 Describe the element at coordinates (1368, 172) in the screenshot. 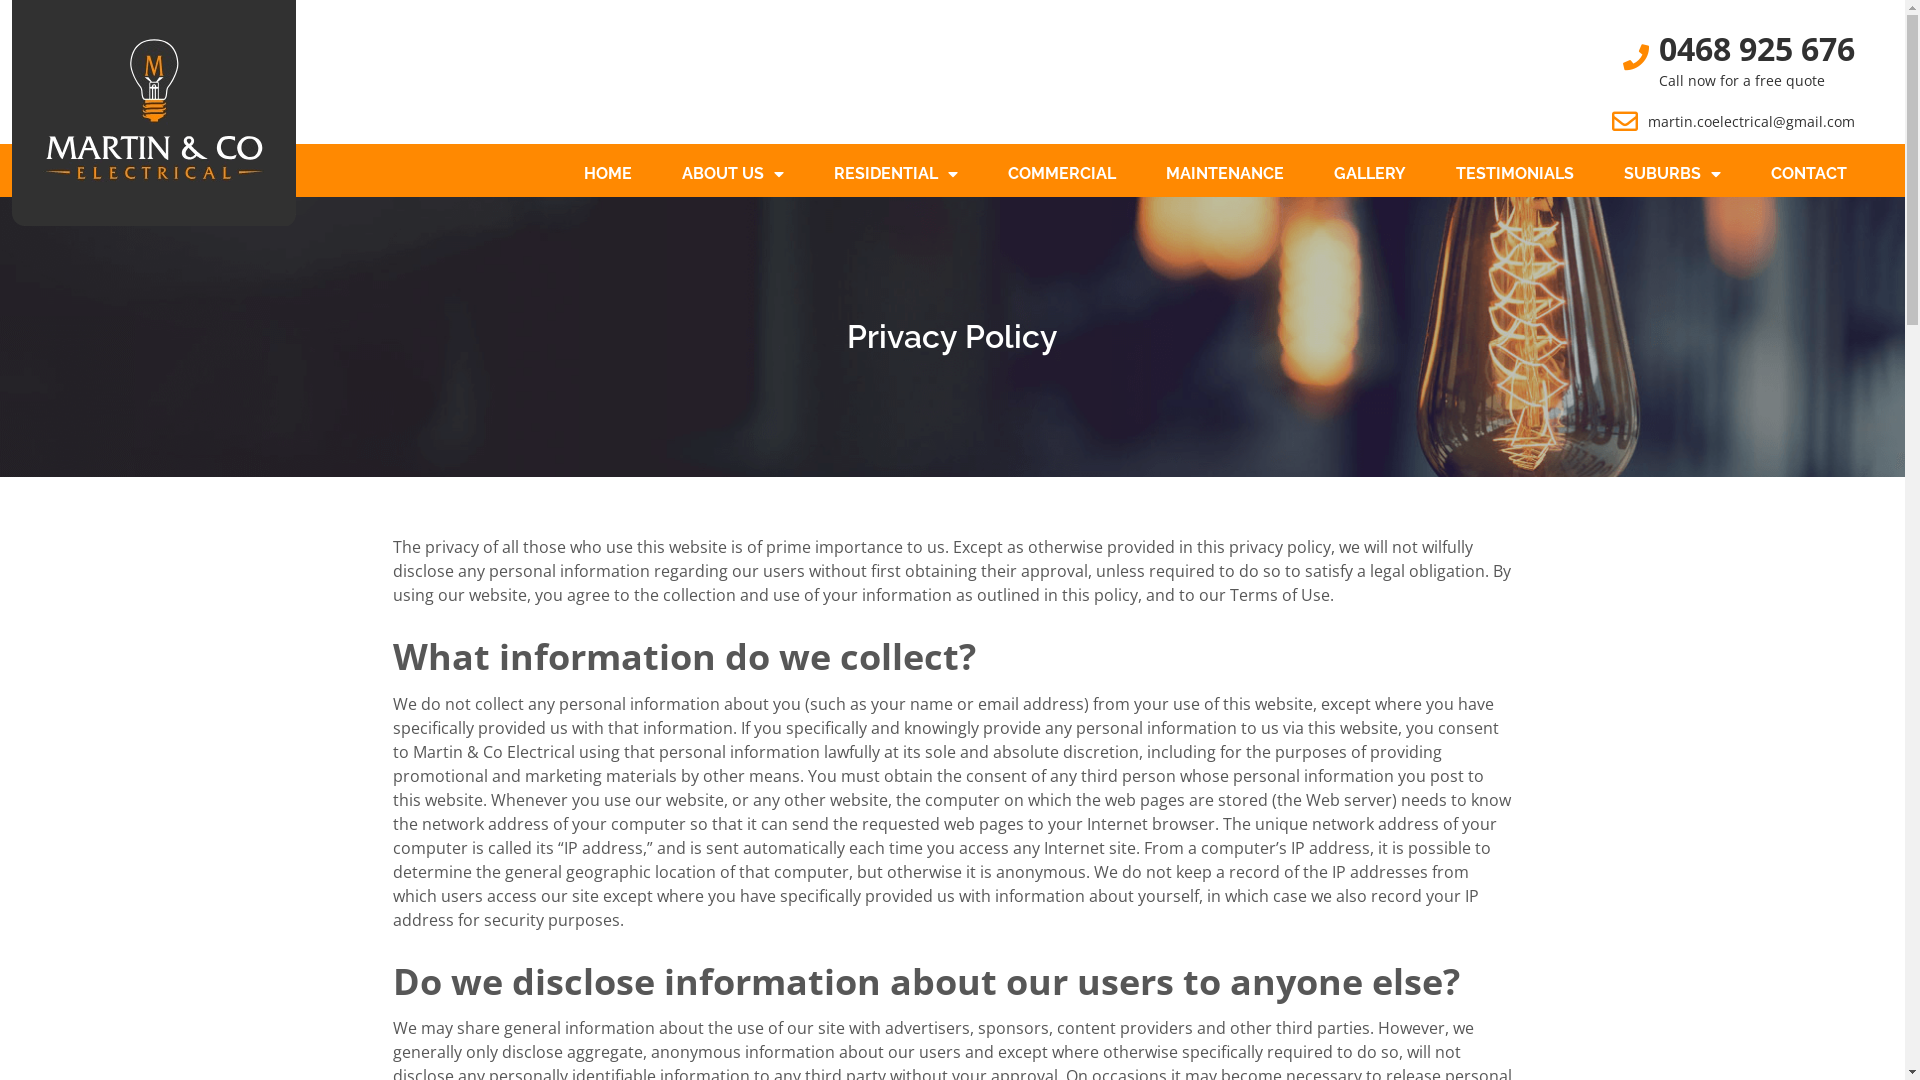

I see `'GALLERY'` at that location.